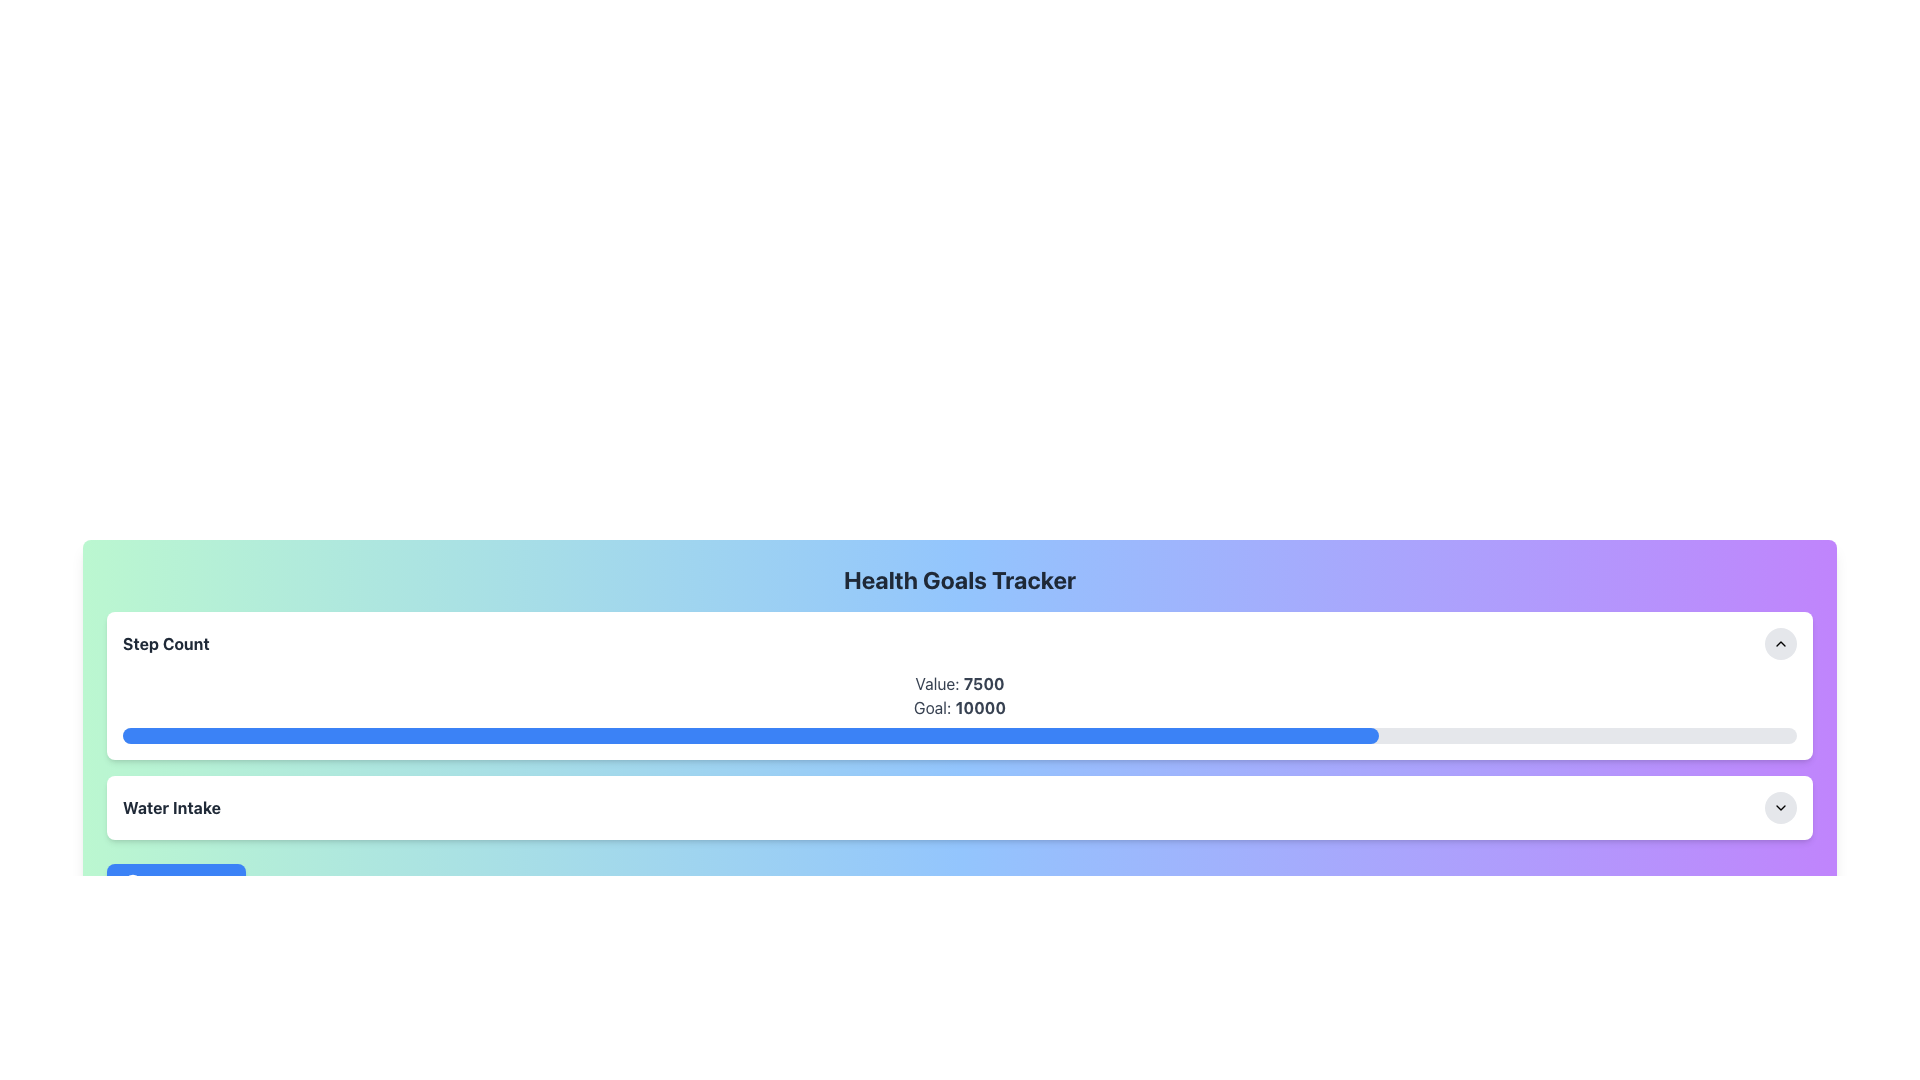 This screenshot has width=1920, height=1080. I want to click on the downward-pointing chevron icon inside the gray circular button at the far-right end of the 'Water Intake' card in the Health Goals Tracker interface, so click(1780, 806).